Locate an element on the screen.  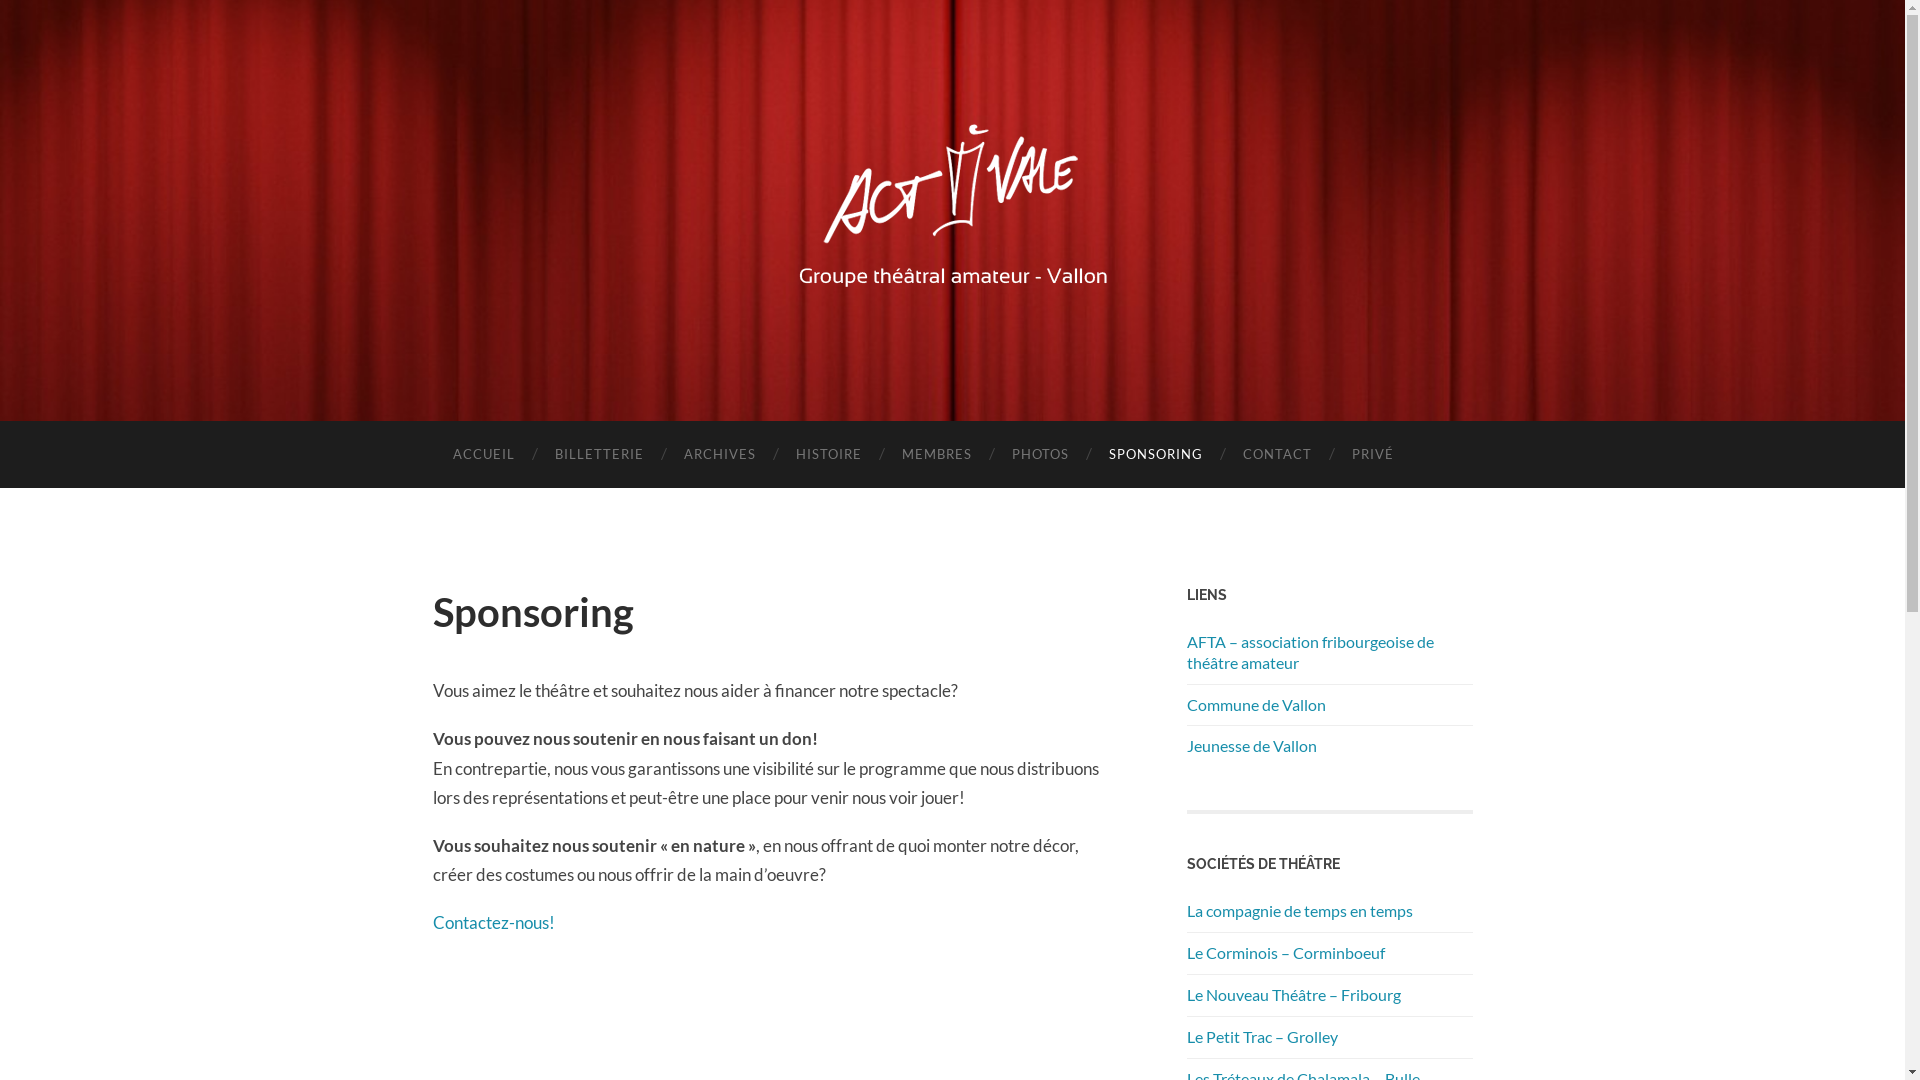
'Contactez-nous!' is located at coordinates (493, 922).